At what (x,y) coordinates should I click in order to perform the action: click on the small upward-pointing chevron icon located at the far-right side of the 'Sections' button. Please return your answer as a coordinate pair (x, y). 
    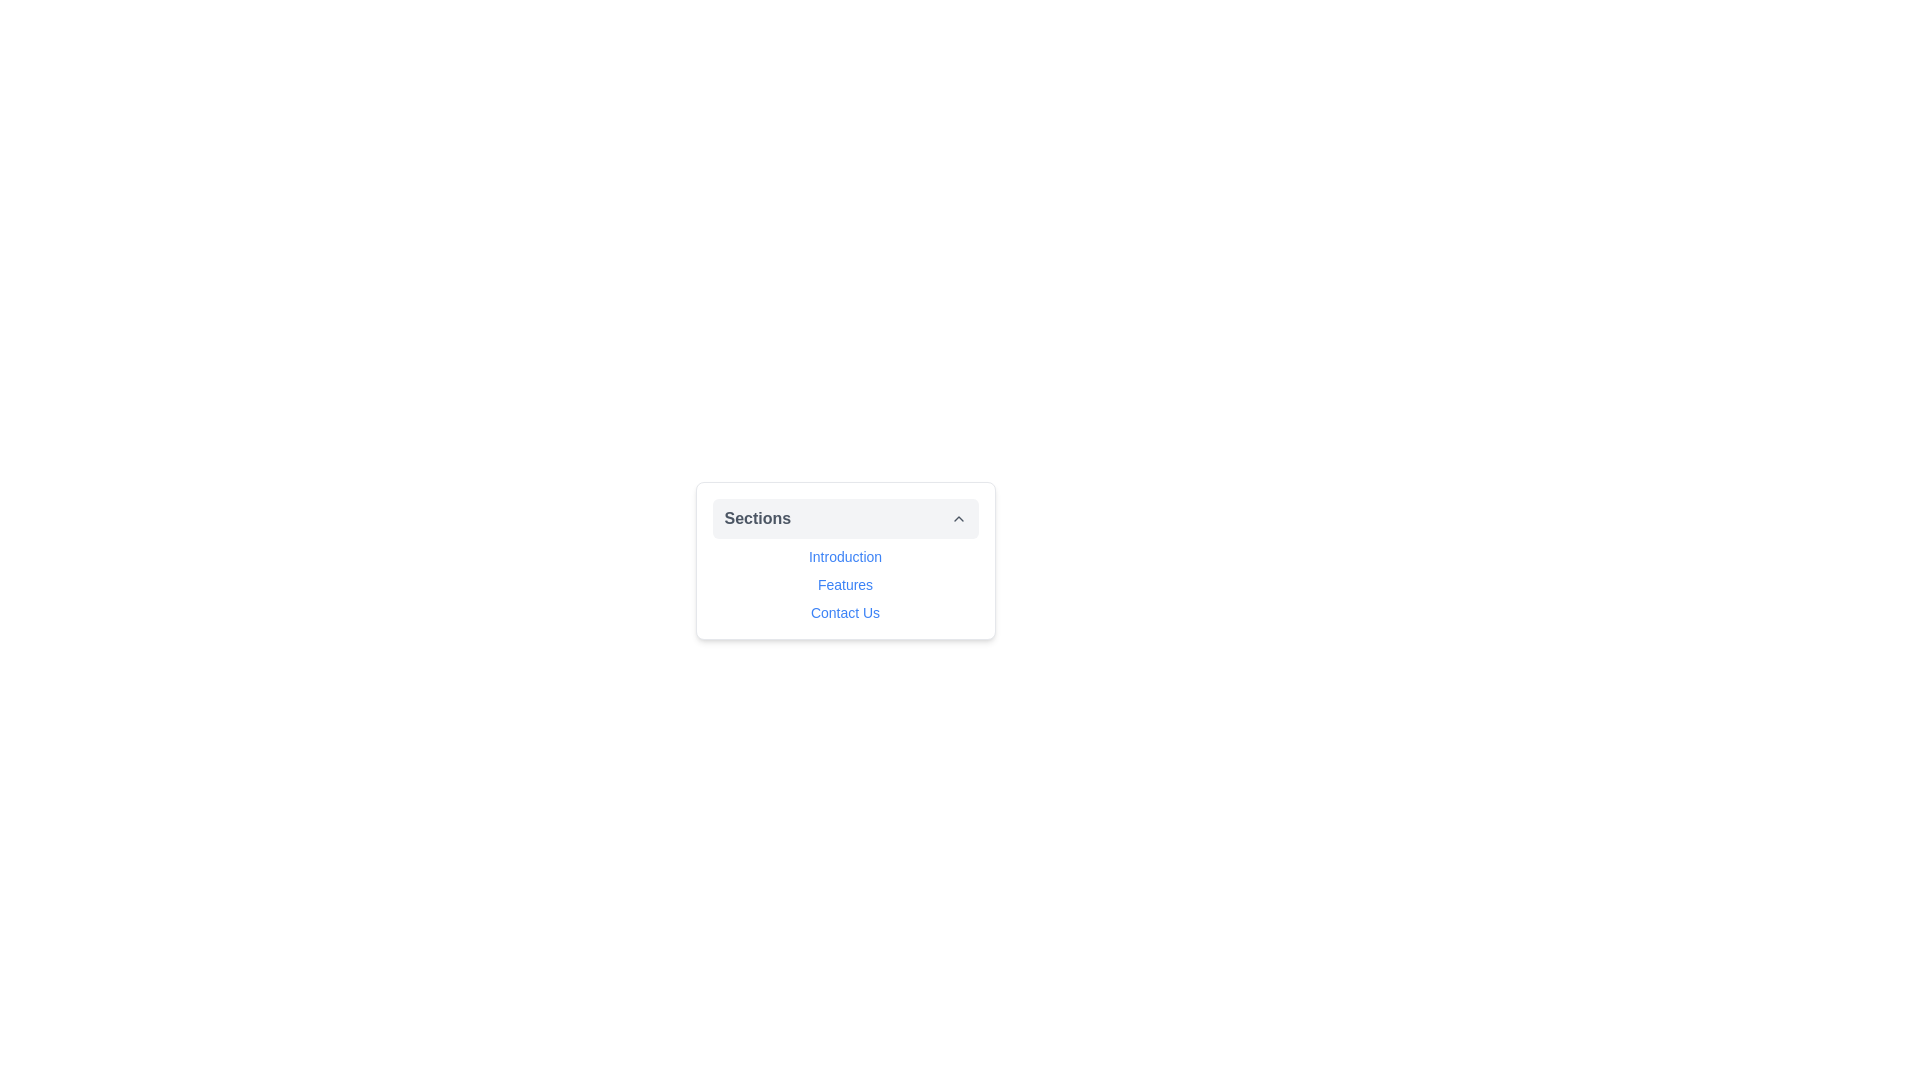
    Looking at the image, I should click on (957, 518).